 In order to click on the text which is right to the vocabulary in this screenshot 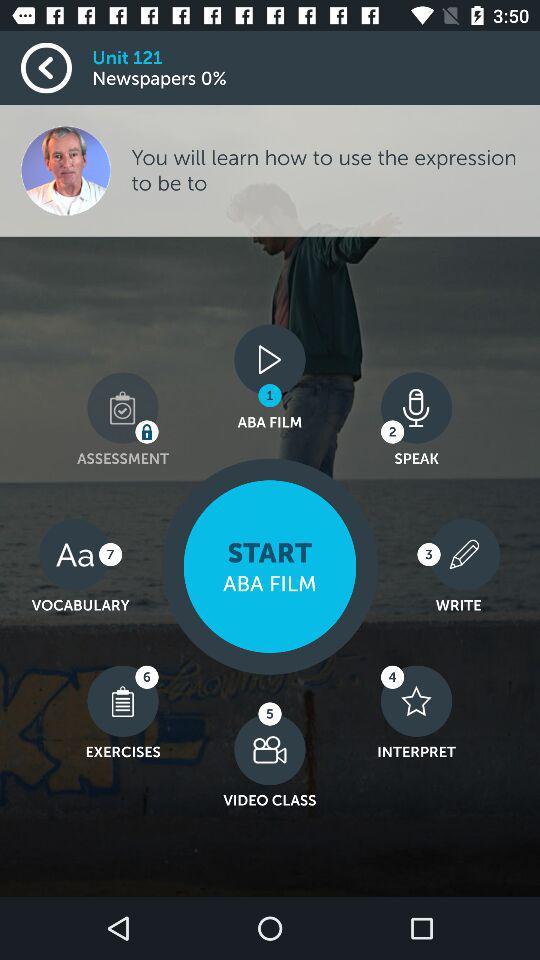, I will do `click(270, 566)`.